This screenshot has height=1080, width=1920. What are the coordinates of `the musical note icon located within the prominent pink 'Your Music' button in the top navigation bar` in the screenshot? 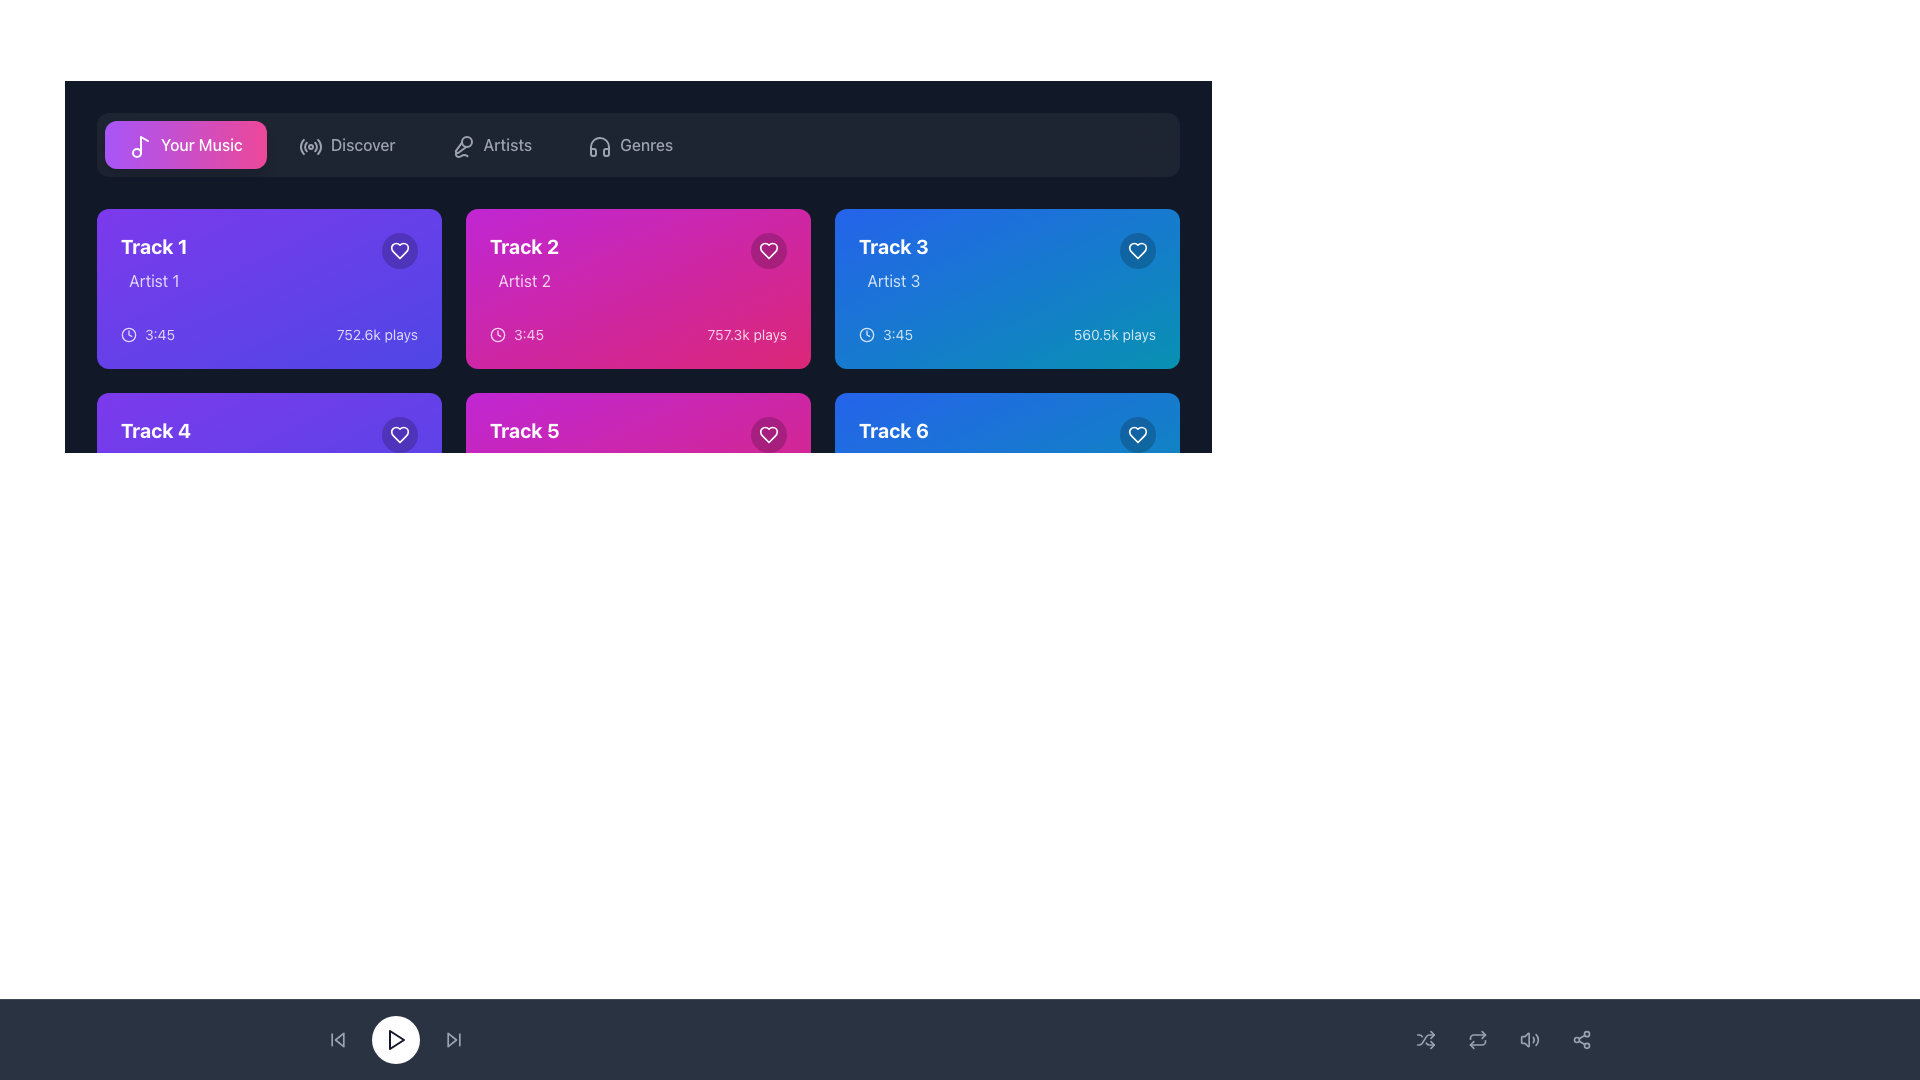 It's located at (138, 144).